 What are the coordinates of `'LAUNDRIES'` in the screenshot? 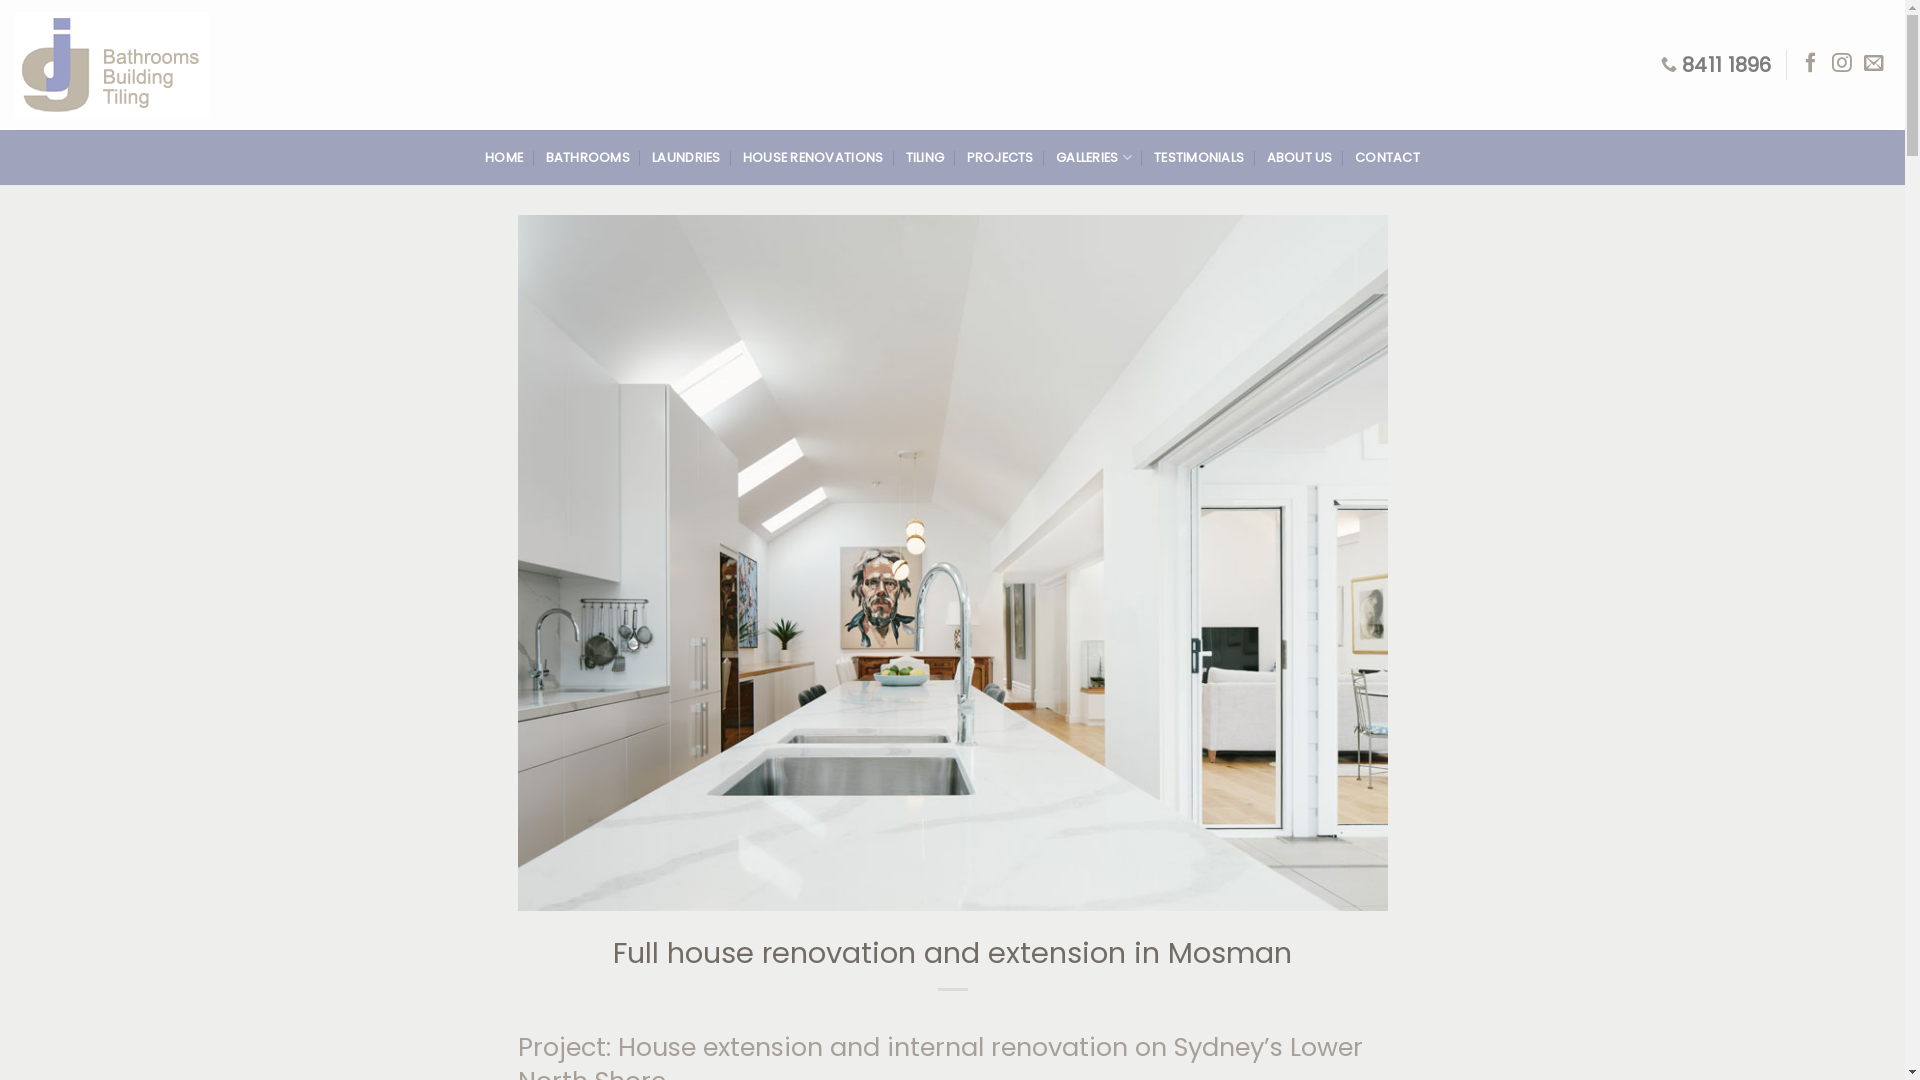 It's located at (686, 157).